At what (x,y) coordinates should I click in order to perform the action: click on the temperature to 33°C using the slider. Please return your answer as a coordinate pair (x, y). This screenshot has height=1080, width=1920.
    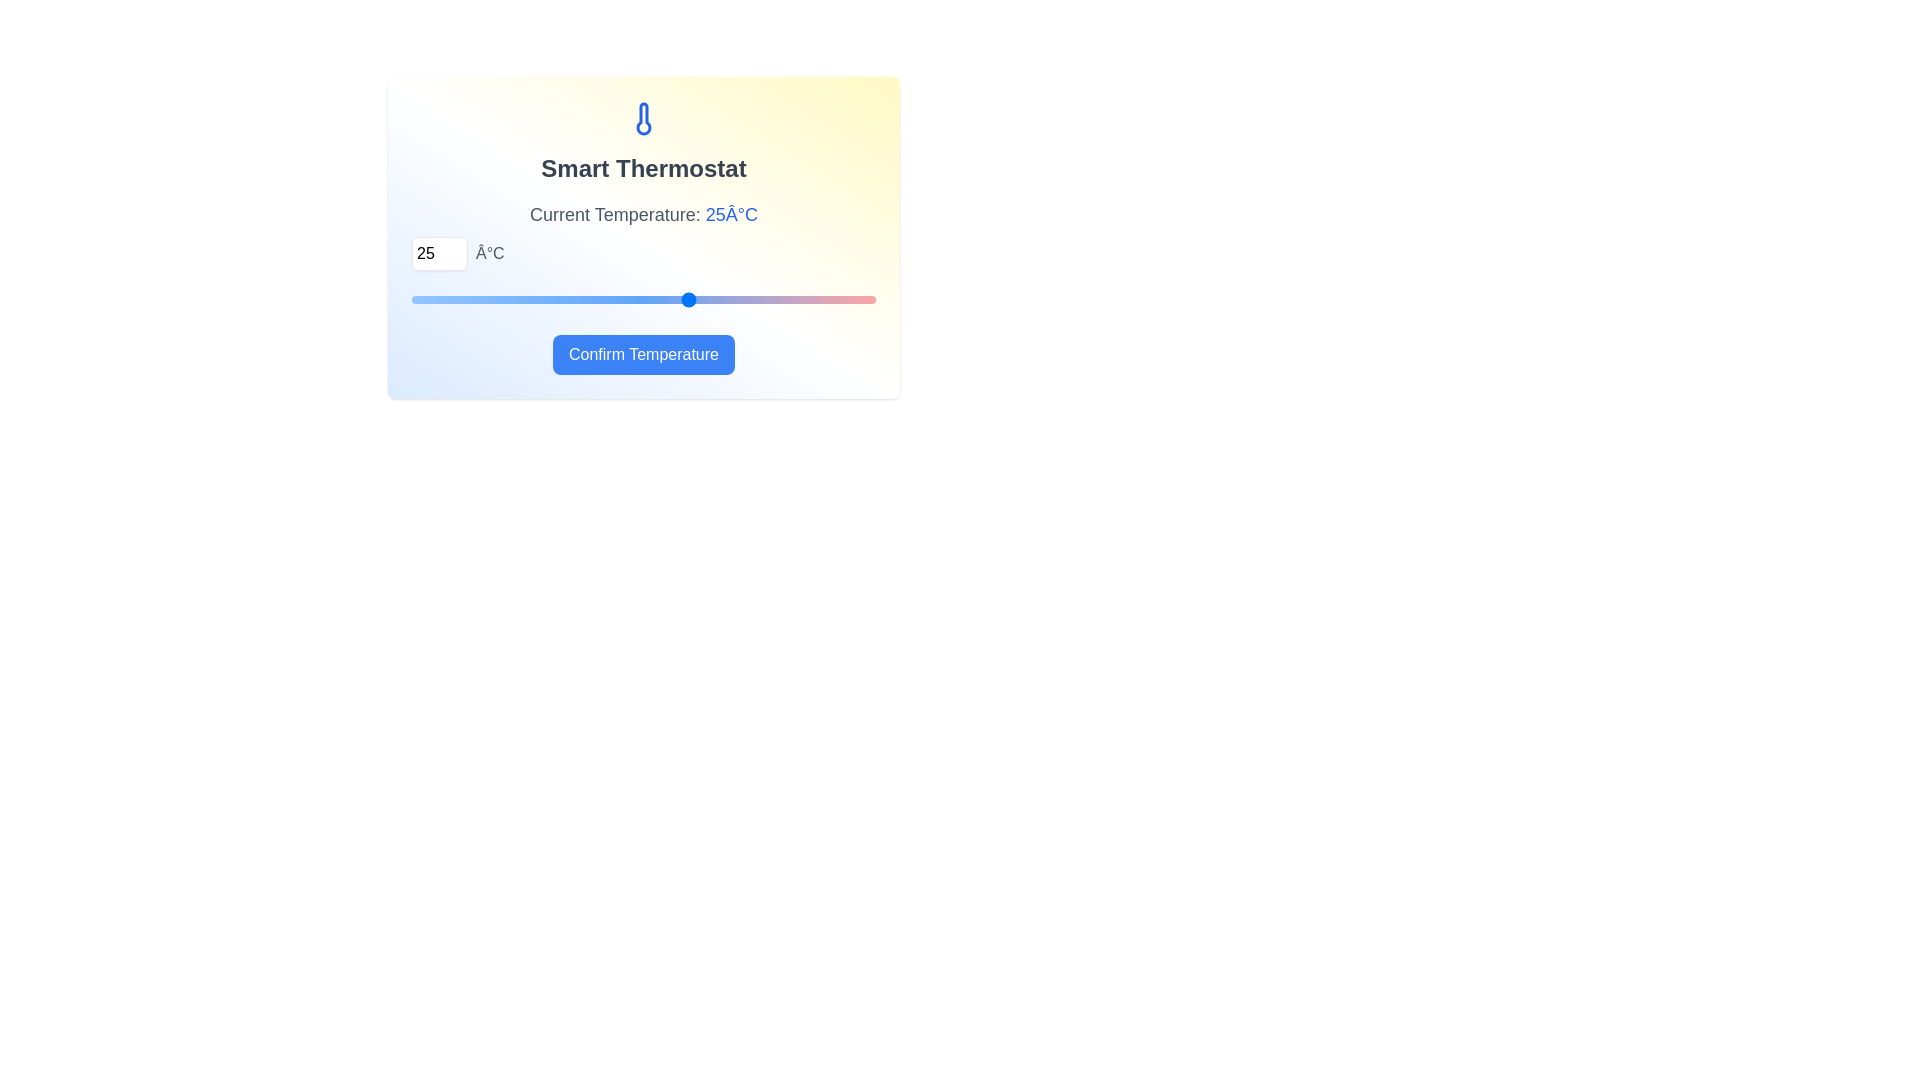
    Looking at the image, I should click on (838, 300).